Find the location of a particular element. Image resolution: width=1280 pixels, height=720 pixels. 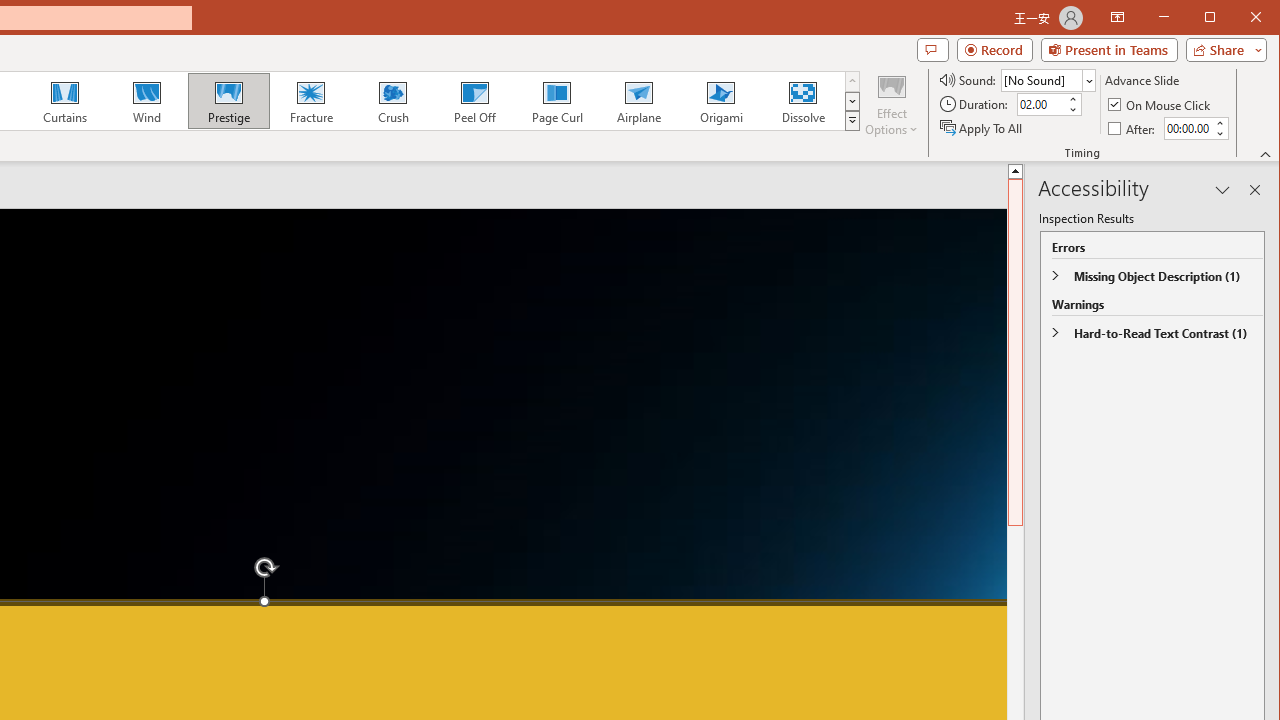

'More' is located at coordinates (1218, 123).